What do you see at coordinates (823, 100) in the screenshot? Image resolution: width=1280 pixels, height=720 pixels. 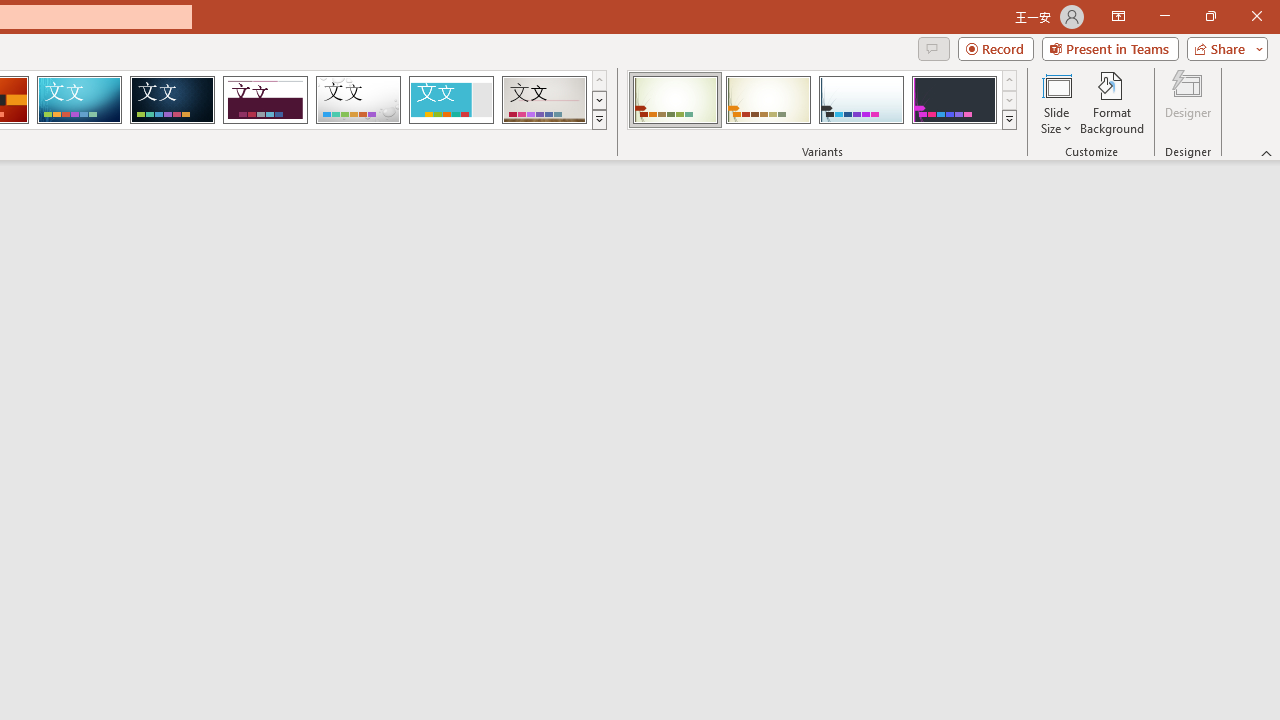 I see `'AutomationID: ThemeVariantsGallery'` at bounding box center [823, 100].